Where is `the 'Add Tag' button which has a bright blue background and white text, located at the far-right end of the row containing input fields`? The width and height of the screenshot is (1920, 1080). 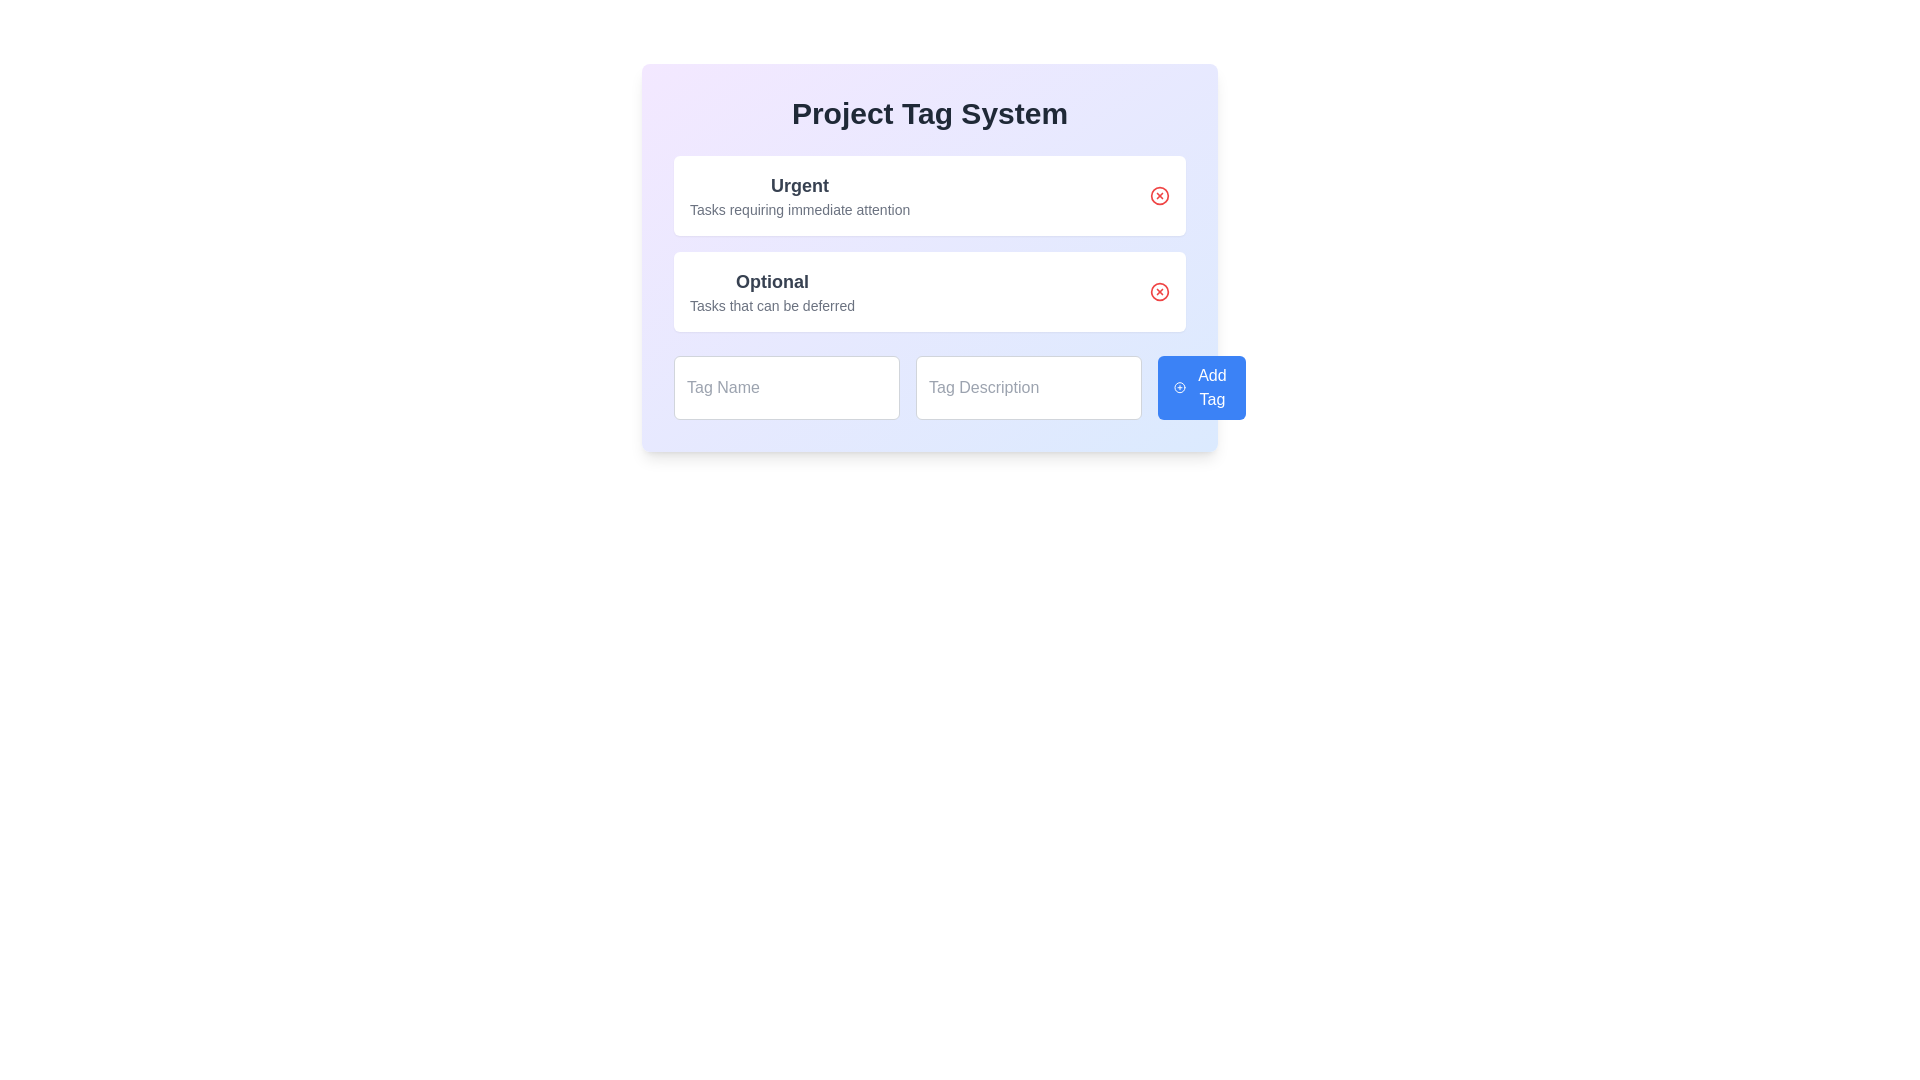
the 'Add Tag' button which has a bright blue background and white text, located at the far-right end of the row containing input fields is located at coordinates (1201, 388).